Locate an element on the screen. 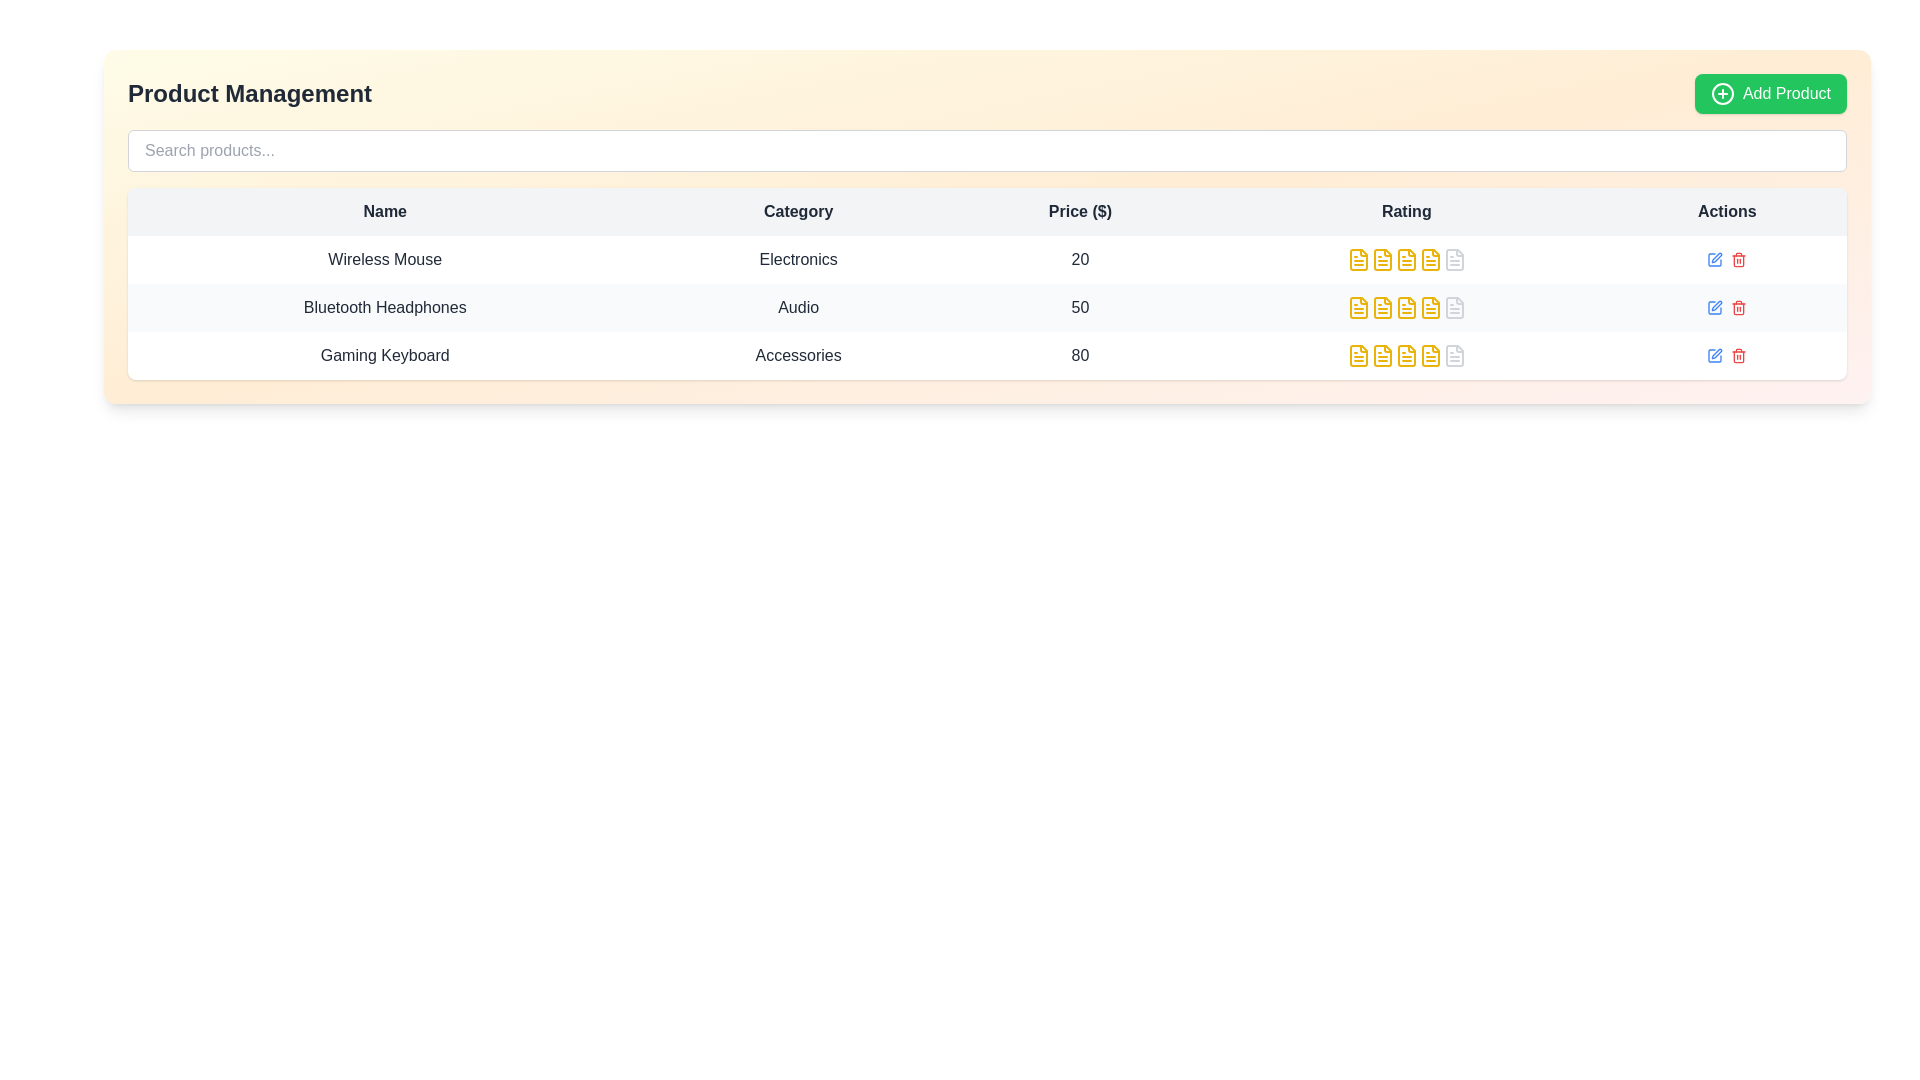  the delete button located in the 'Actions' column of the third row in the table is located at coordinates (1738, 354).